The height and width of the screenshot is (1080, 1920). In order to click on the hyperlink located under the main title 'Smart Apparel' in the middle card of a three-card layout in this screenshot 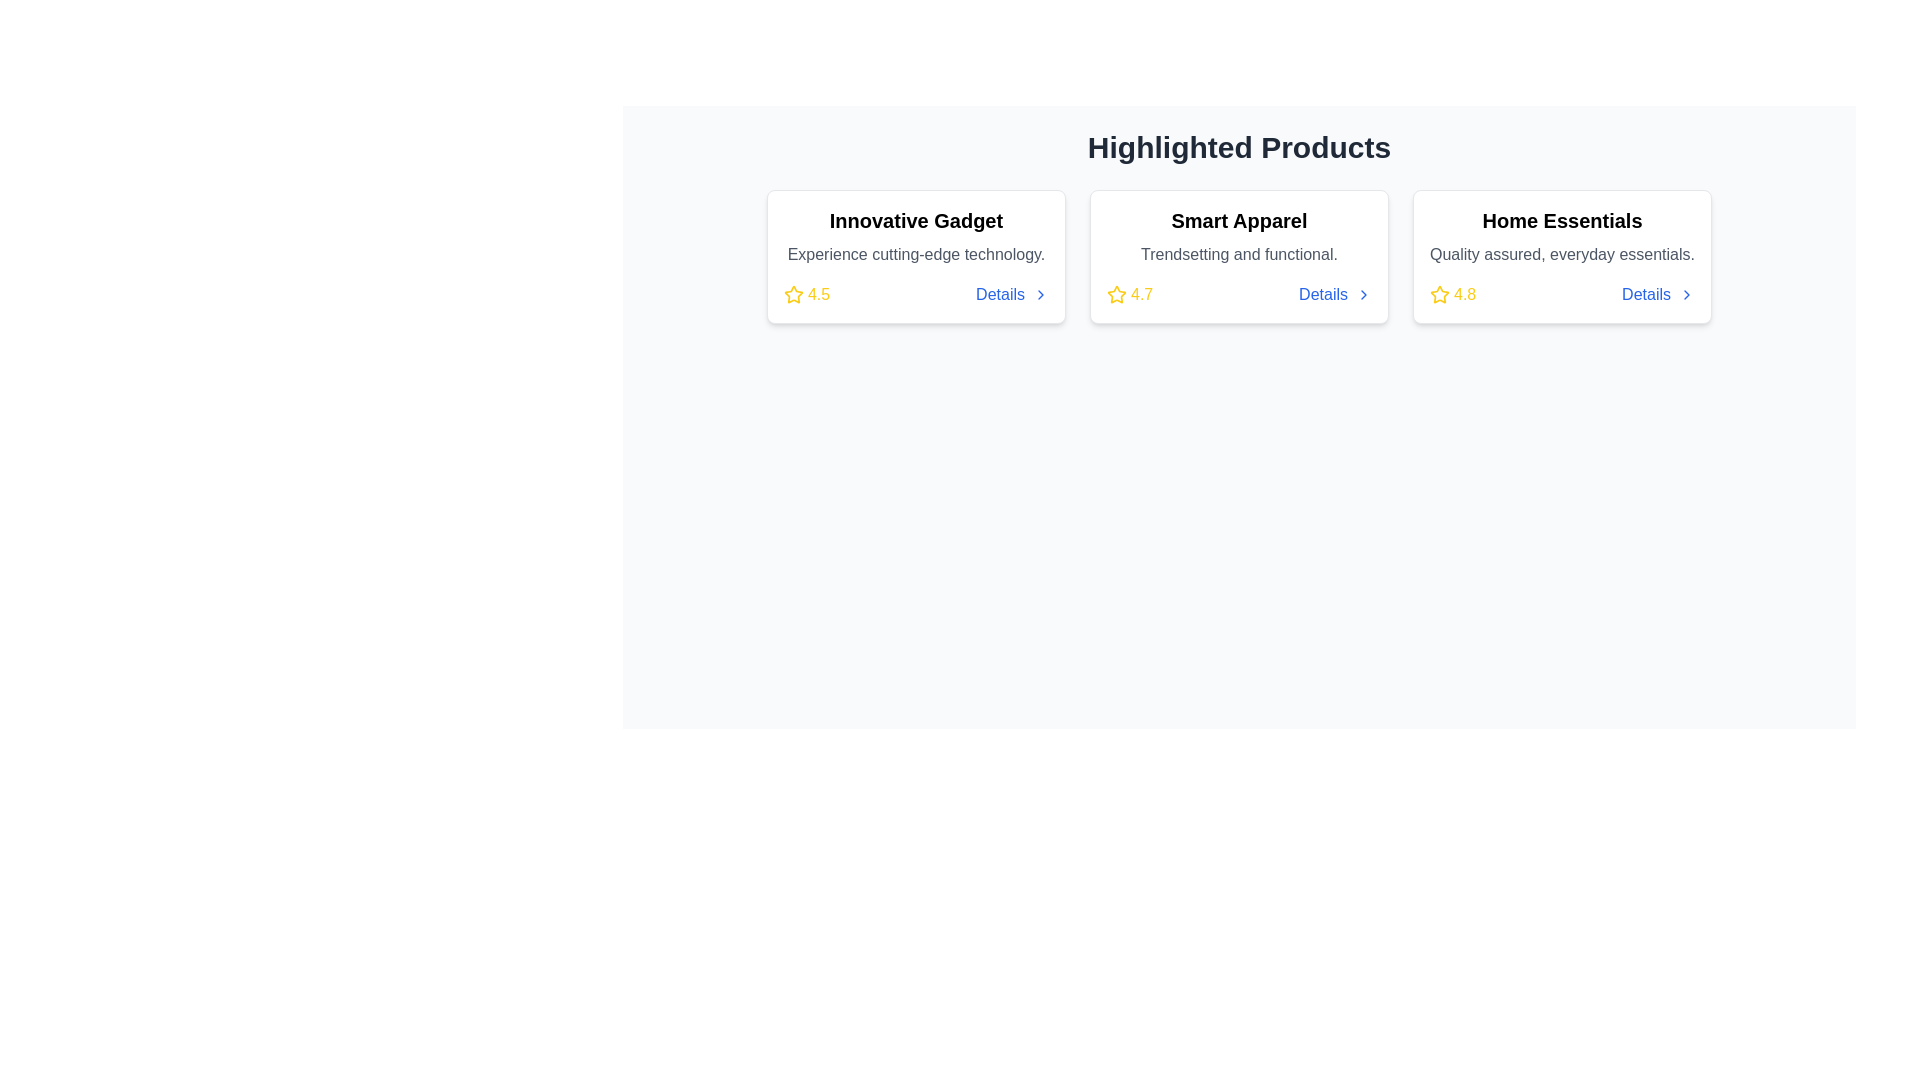, I will do `click(1323, 294)`.